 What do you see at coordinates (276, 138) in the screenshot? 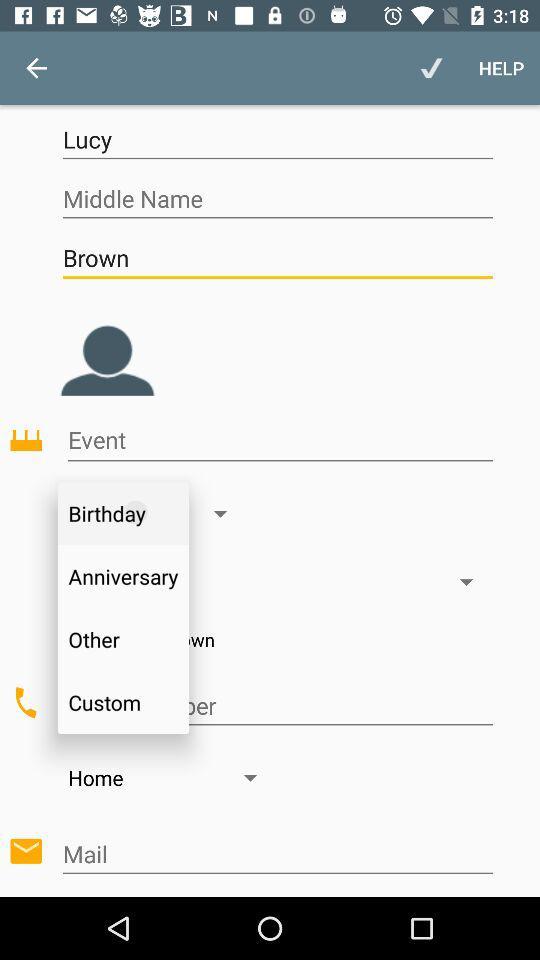
I see `lucy` at bounding box center [276, 138].